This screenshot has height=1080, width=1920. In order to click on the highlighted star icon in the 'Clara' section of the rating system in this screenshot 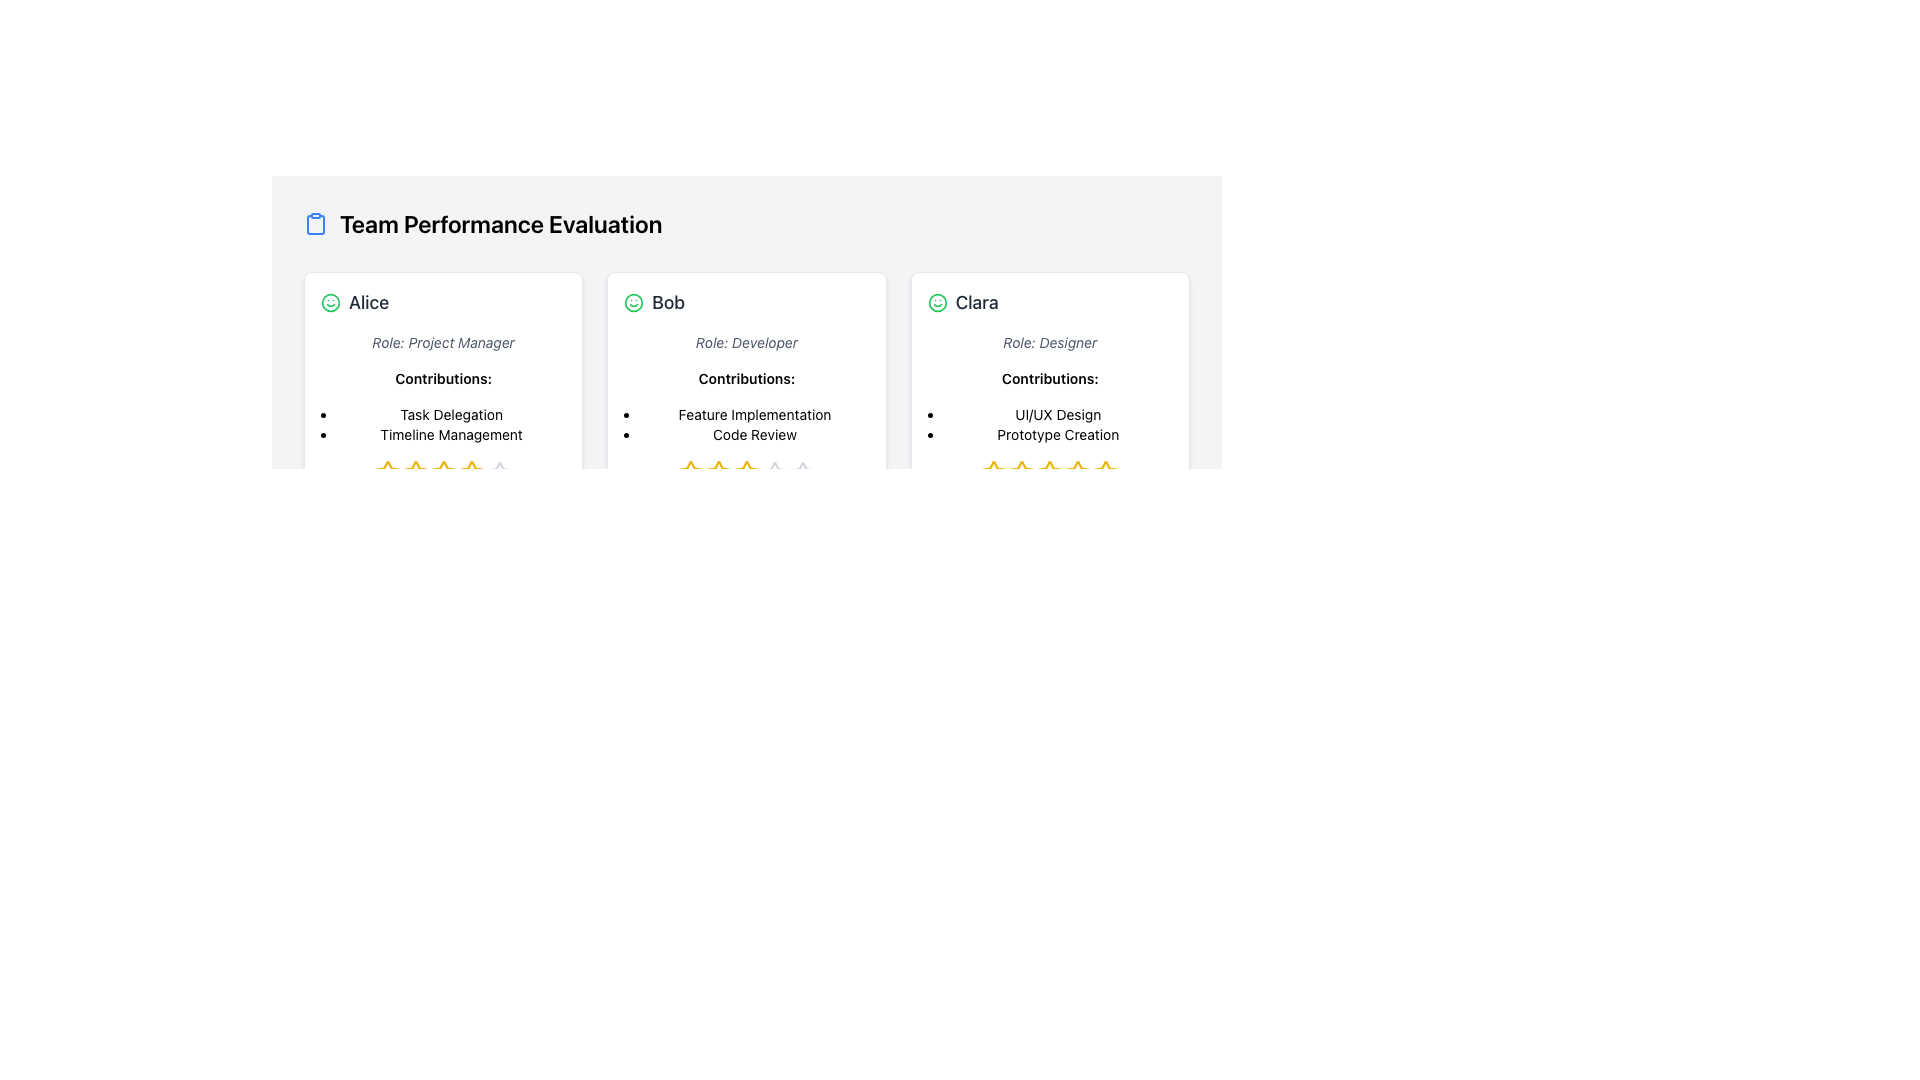, I will do `click(994, 472)`.